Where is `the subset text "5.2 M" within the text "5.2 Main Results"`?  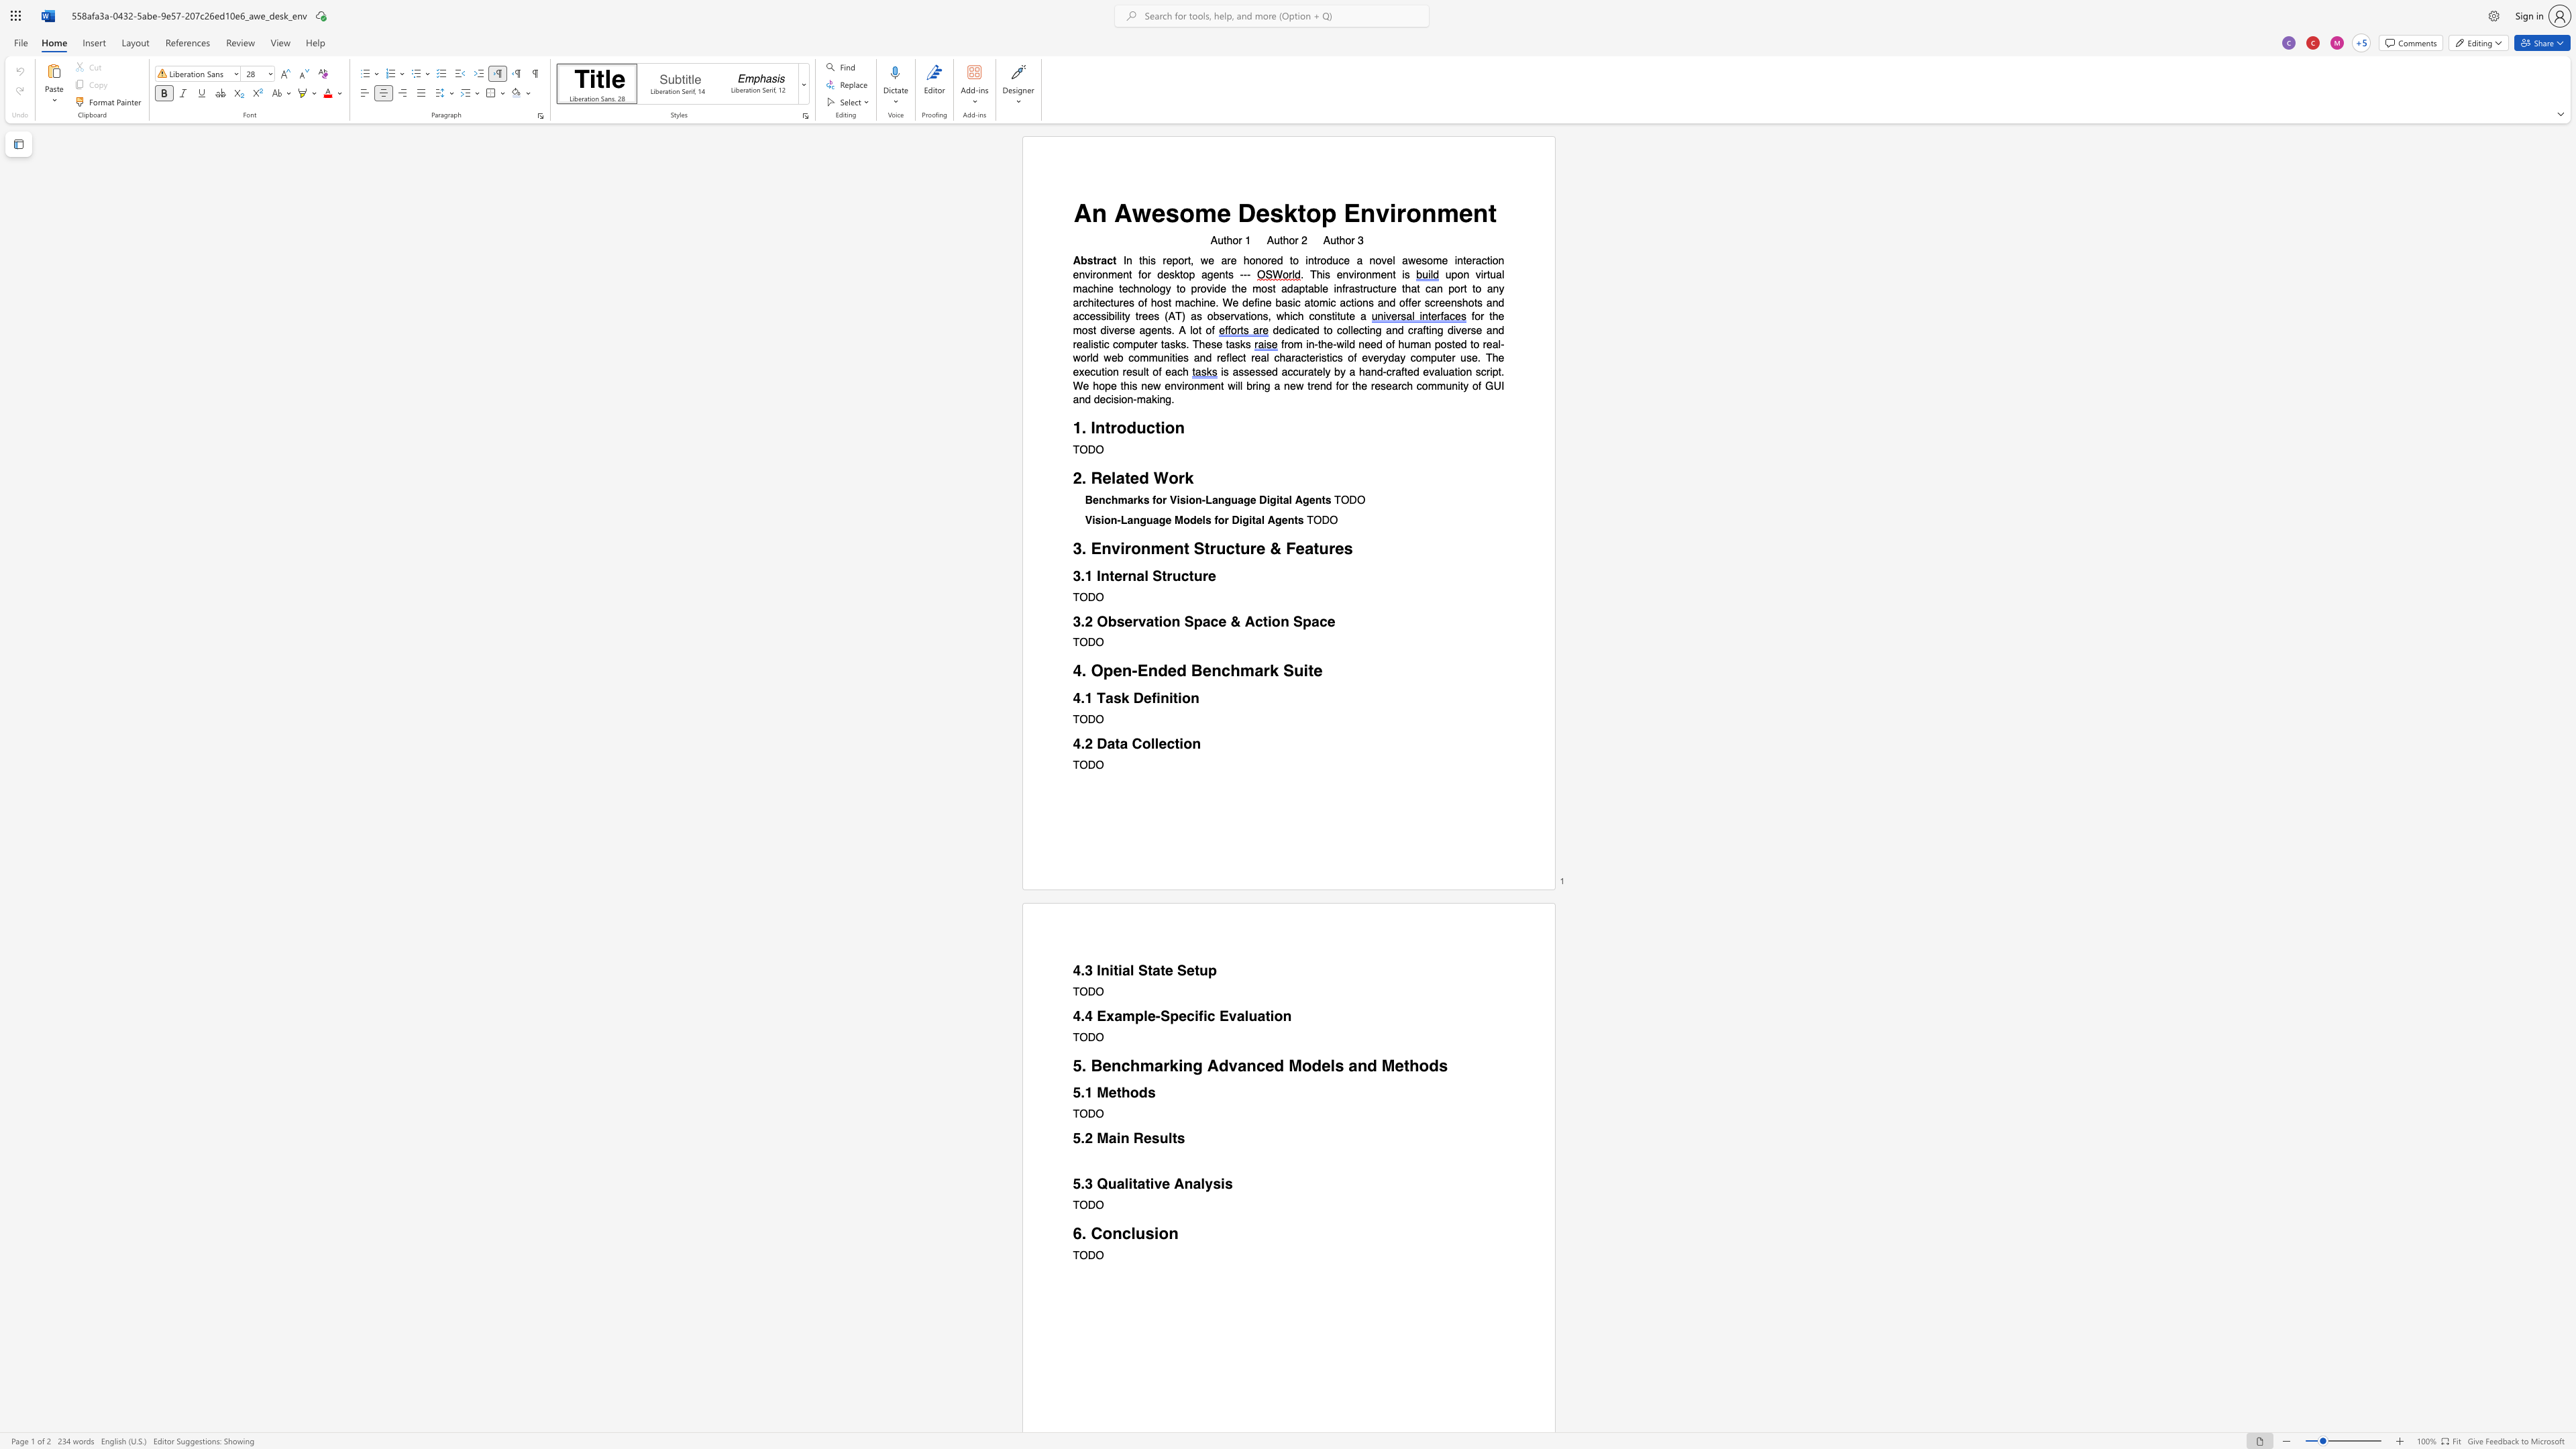
the subset text "5.2 M" within the text "5.2 Main Results" is located at coordinates (1072, 1137).